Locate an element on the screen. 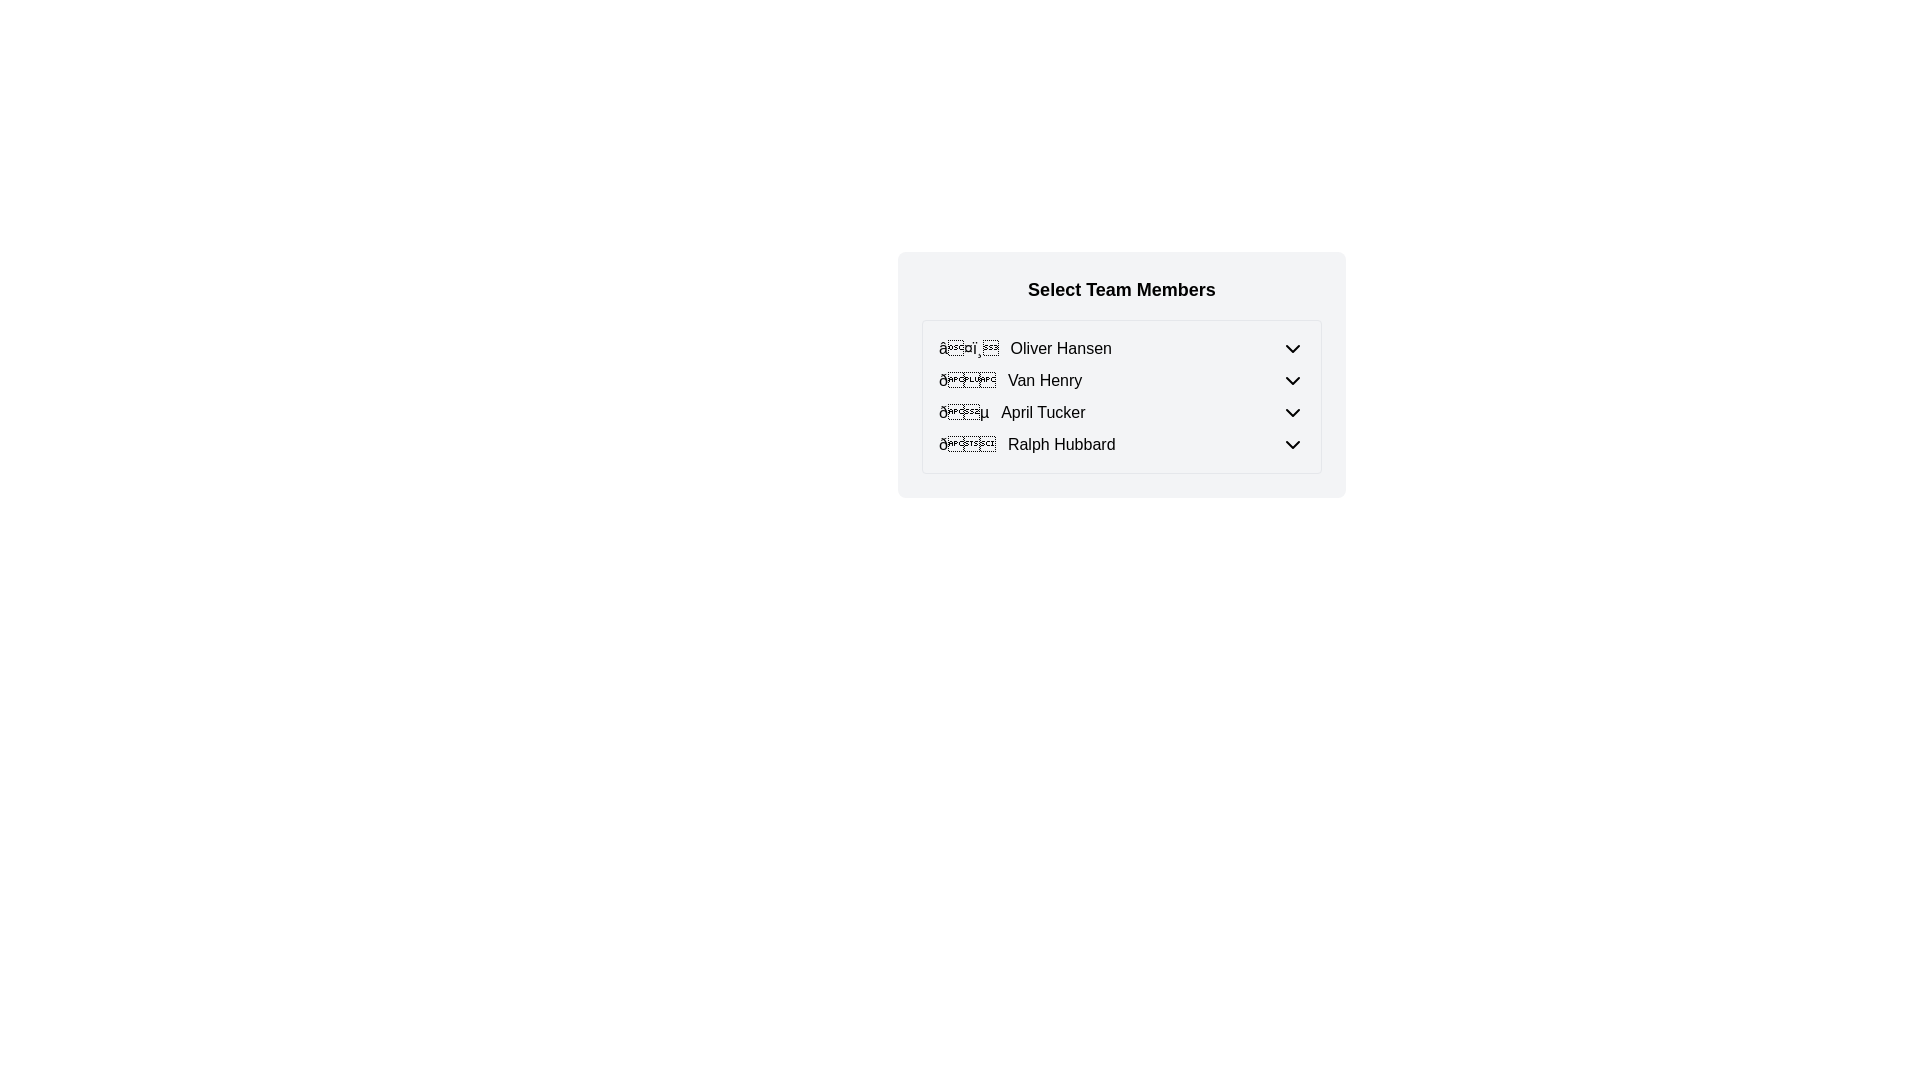  the third list item with a dropdown toggle for 'April Tucker' is located at coordinates (1122, 411).